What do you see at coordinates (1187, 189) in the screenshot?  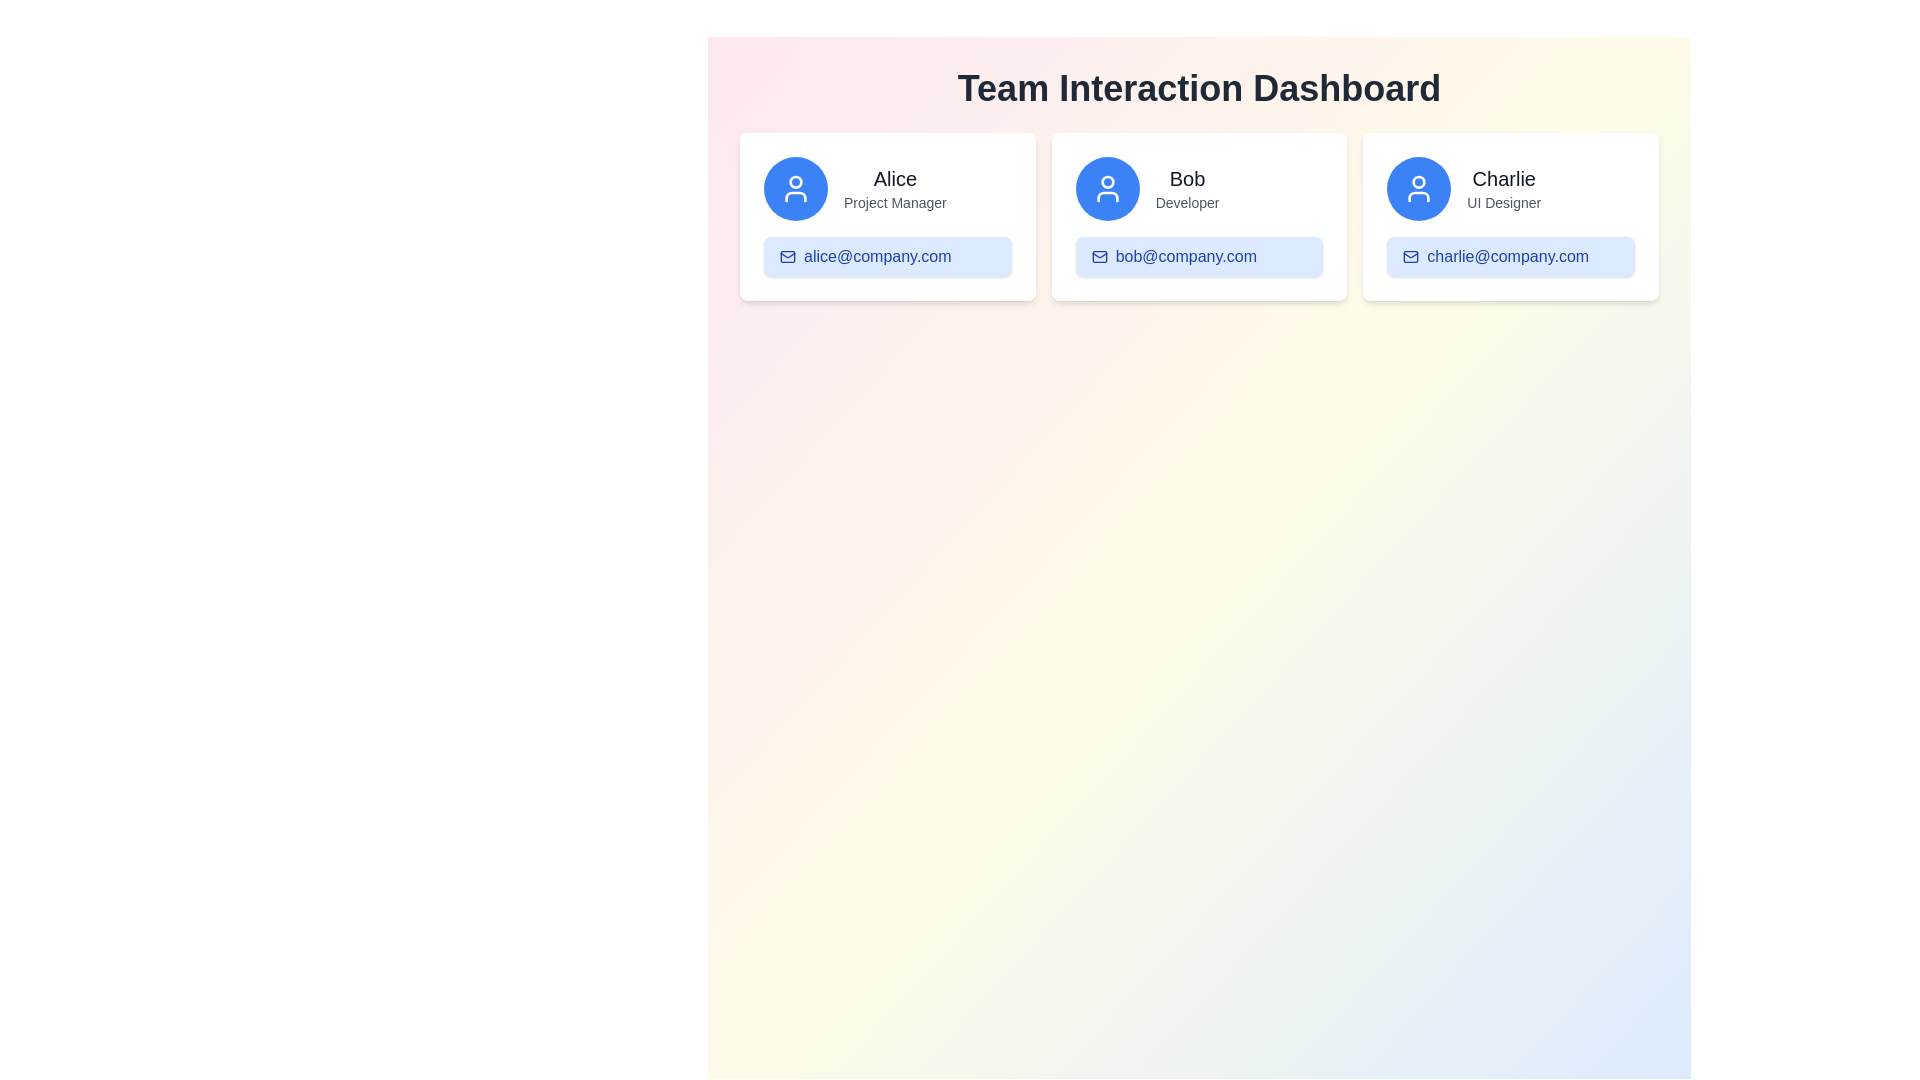 I see `the text content displaying 'Bob' as a title and 'Developer' as a subtitle, which is located in the center of the middle card in a row of three cards` at bounding box center [1187, 189].